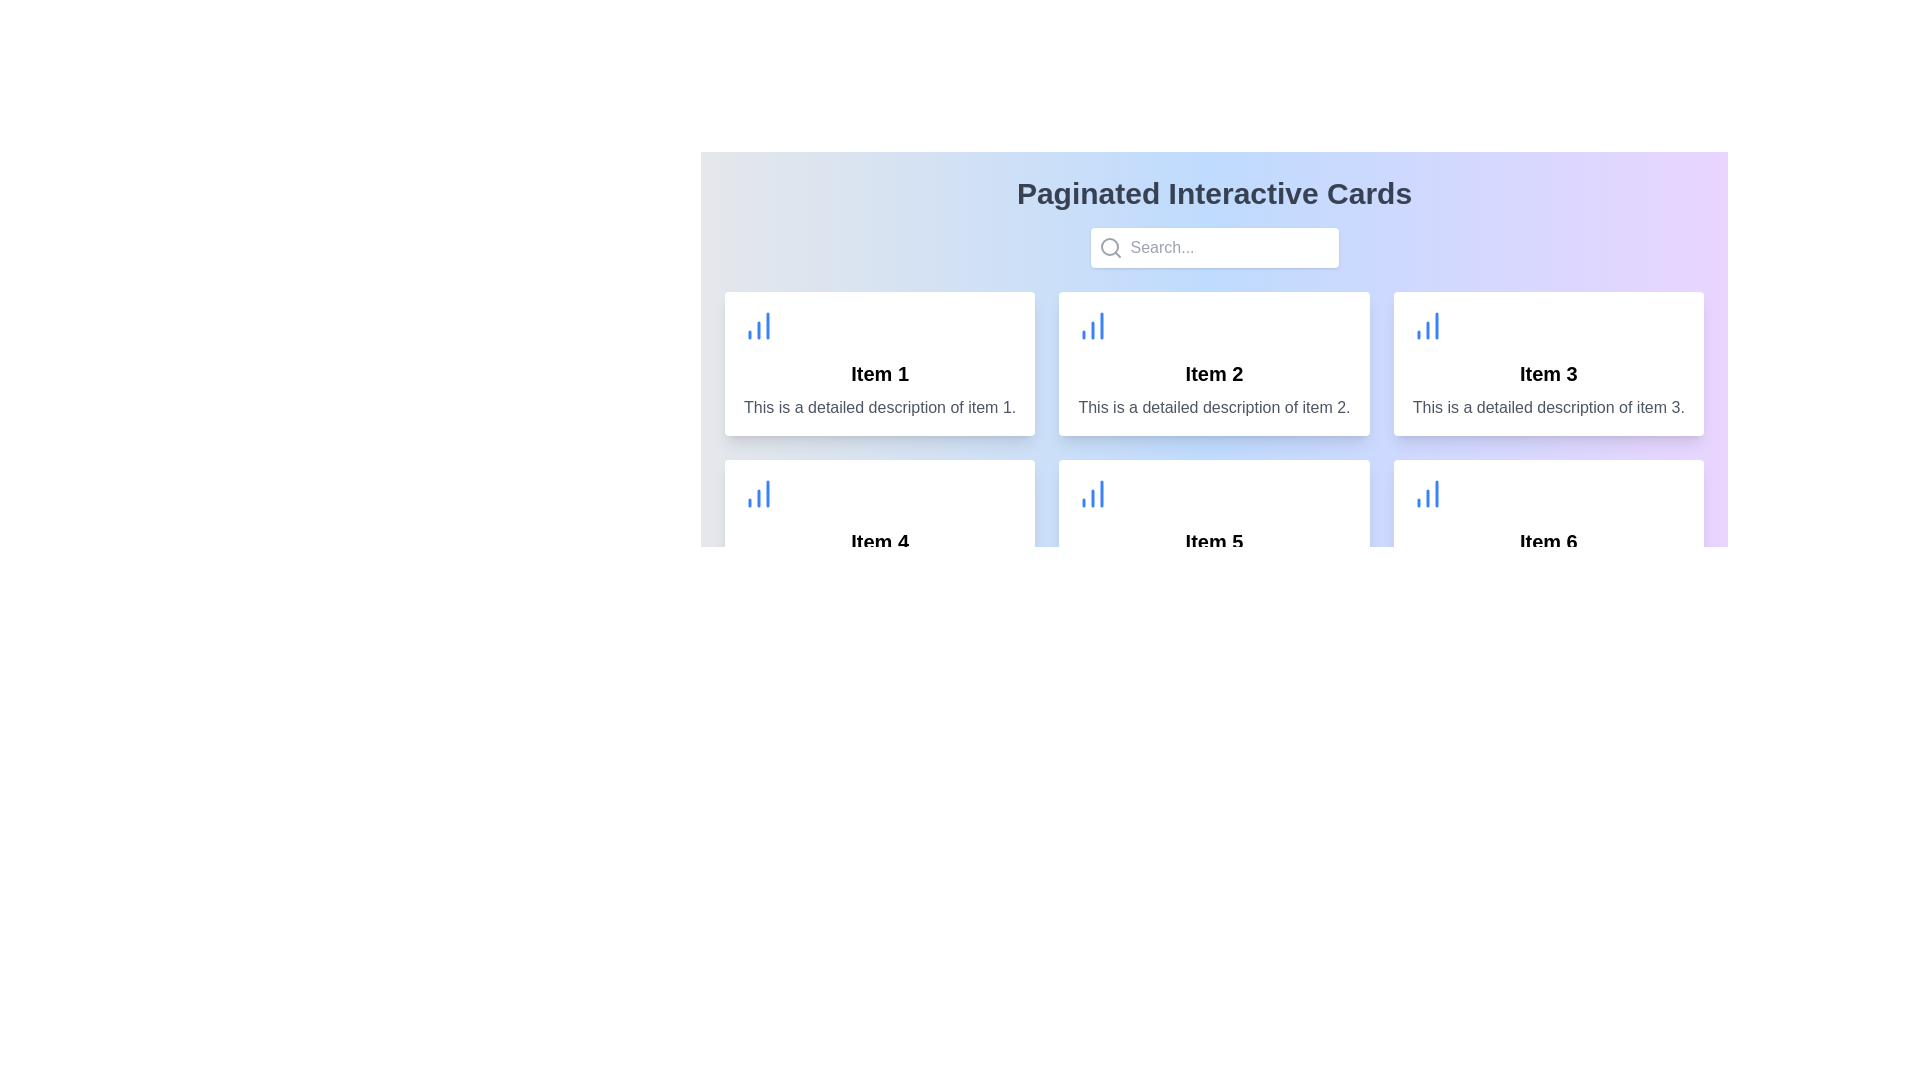 This screenshot has height=1080, width=1920. What do you see at coordinates (880, 374) in the screenshot?
I see `the text label that presents the title of the respective item or card in the first card of the multi-card grid layout` at bounding box center [880, 374].